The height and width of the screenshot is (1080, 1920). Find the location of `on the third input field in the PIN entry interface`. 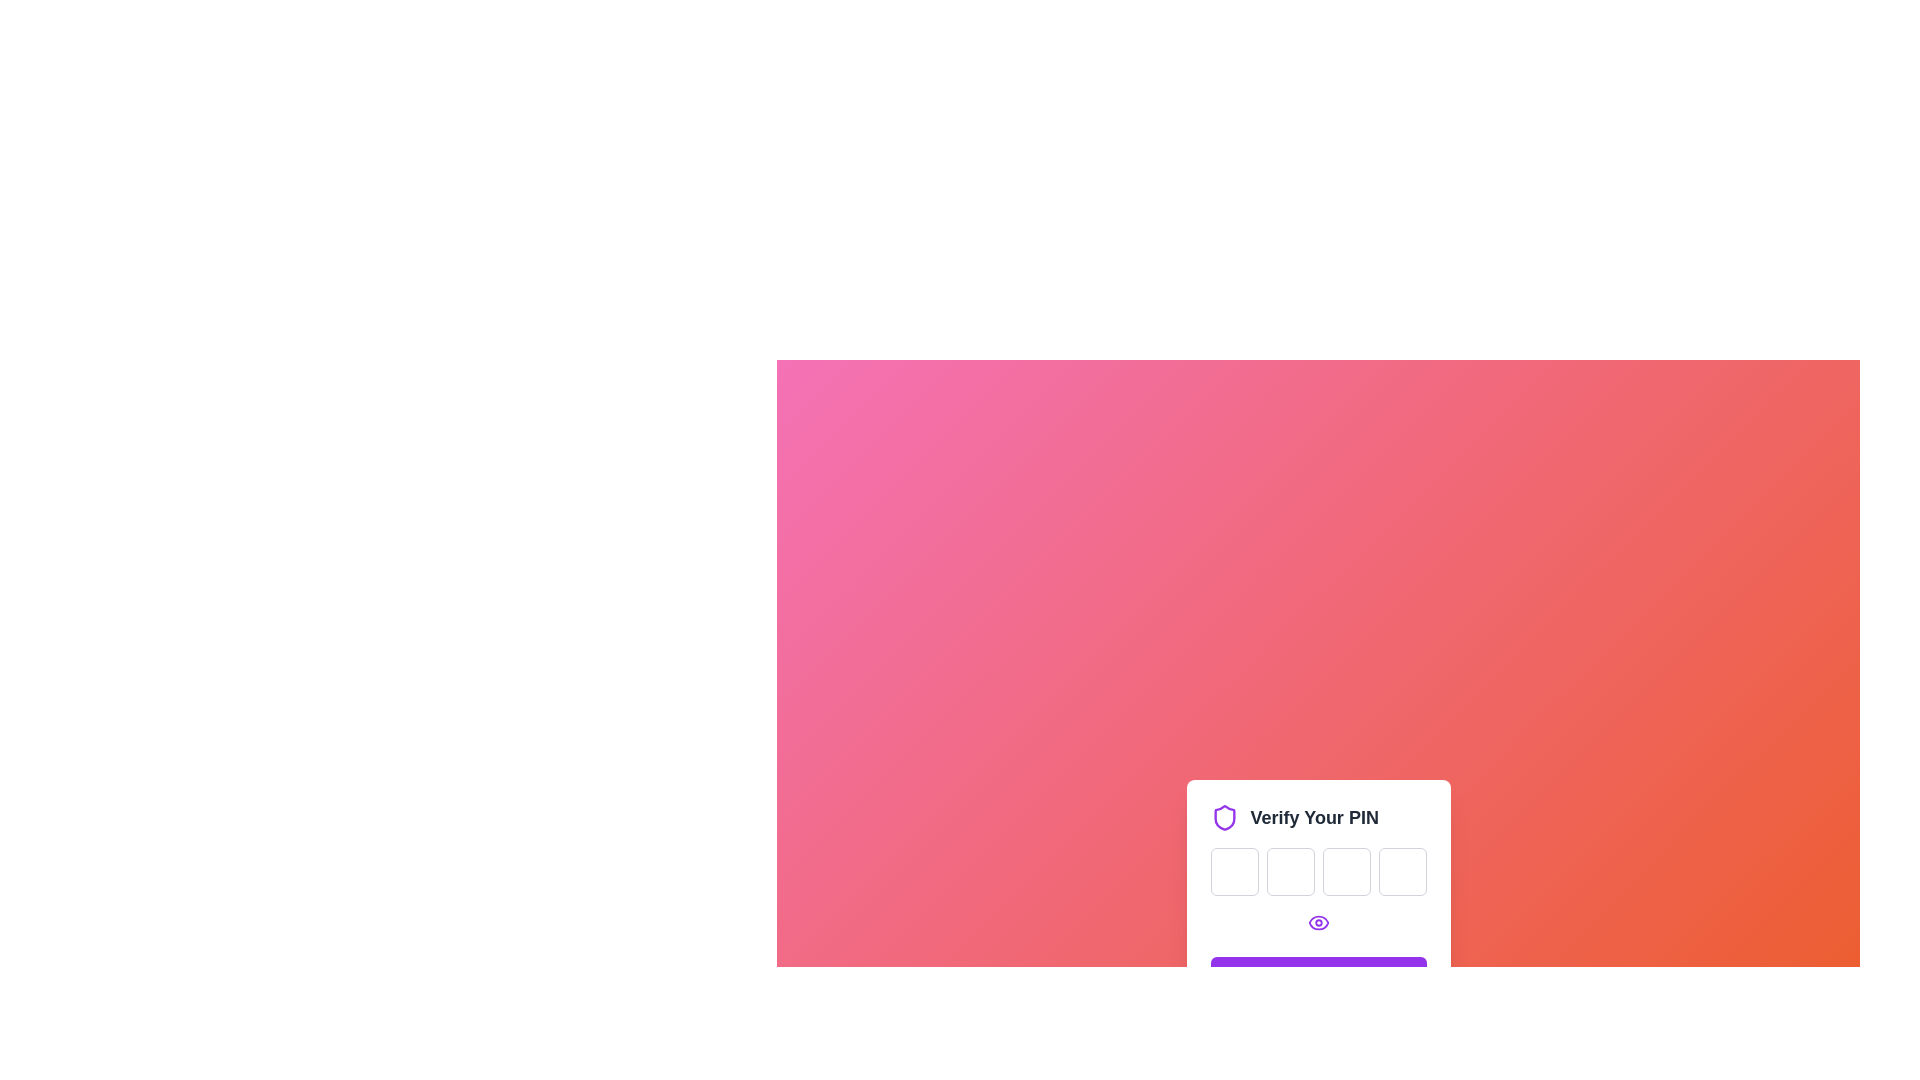

on the third input field in the PIN entry interface is located at coordinates (1346, 870).